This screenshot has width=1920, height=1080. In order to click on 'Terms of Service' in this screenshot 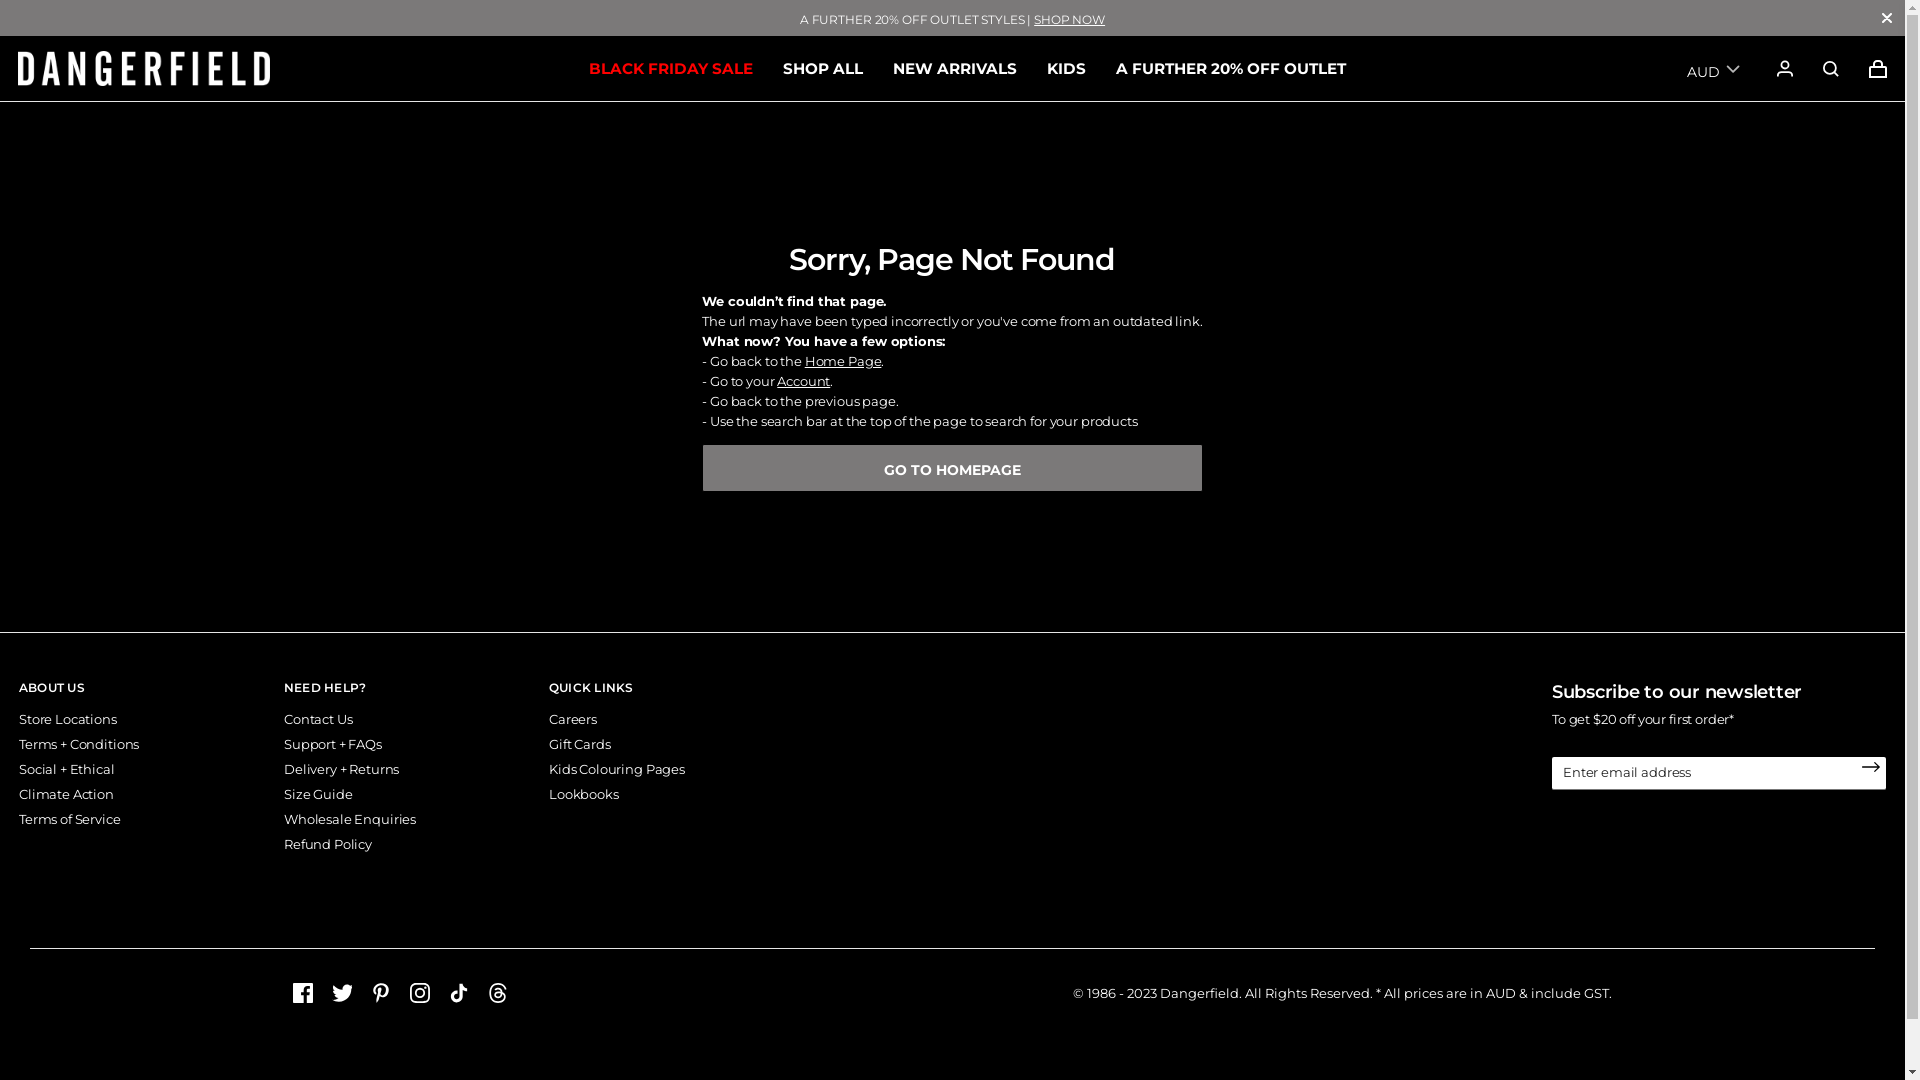, I will do `click(70, 818)`.